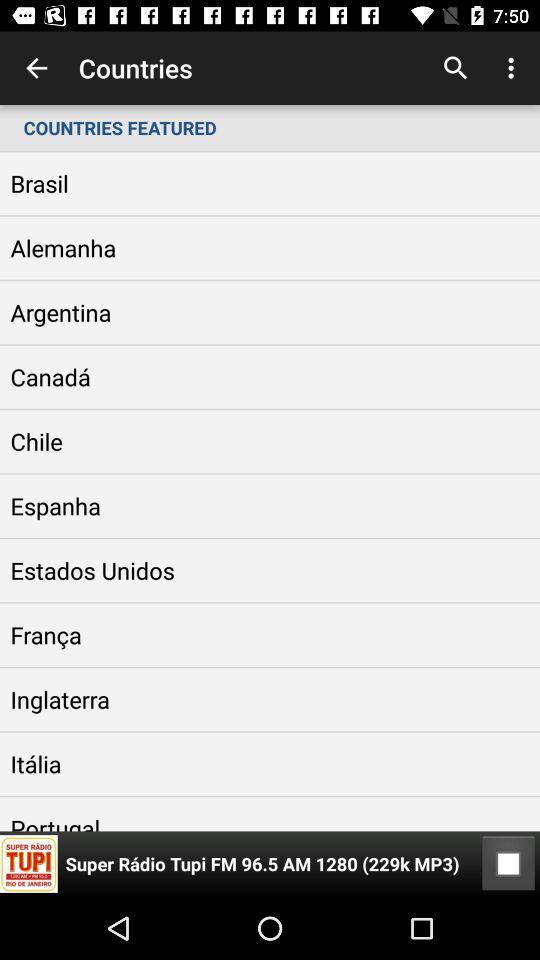  I want to click on item at the bottom right corner, so click(508, 863).